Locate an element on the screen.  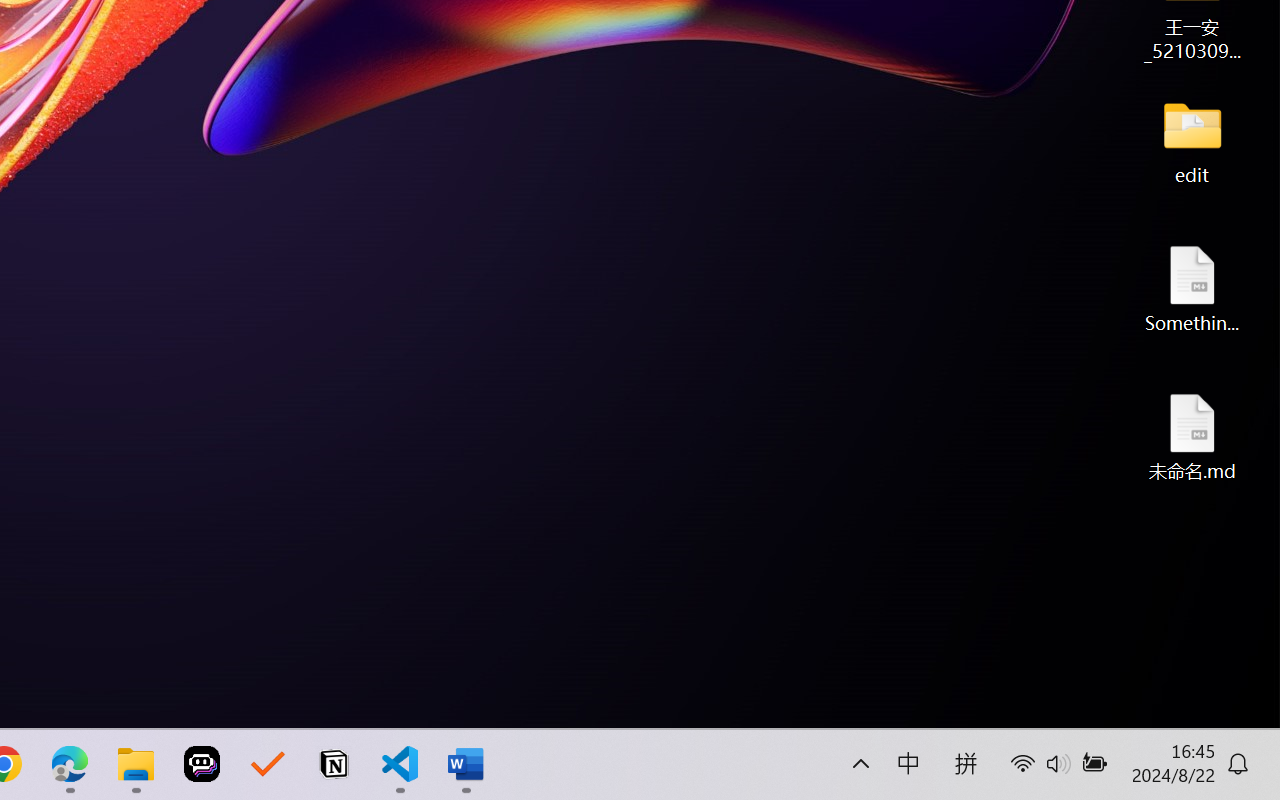
'edit' is located at coordinates (1192, 140).